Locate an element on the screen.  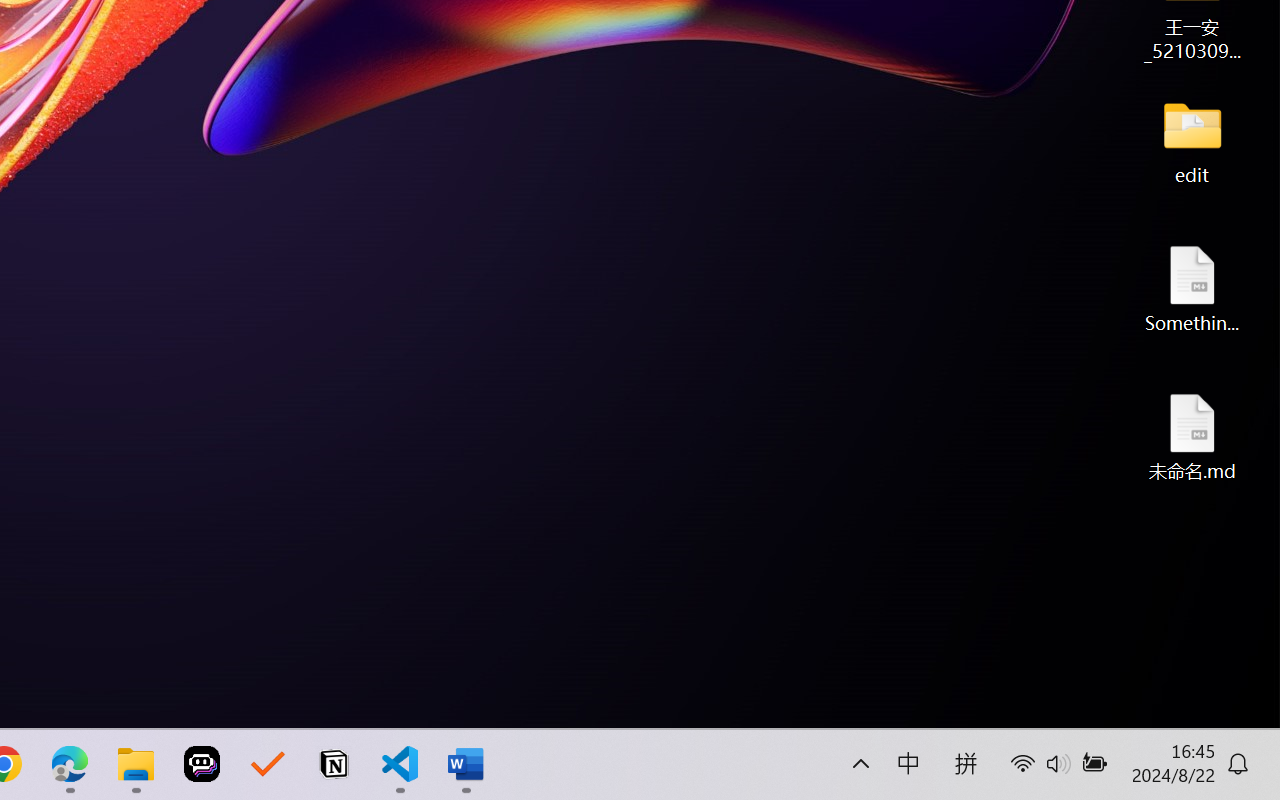
'edit' is located at coordinates (1192, 140).